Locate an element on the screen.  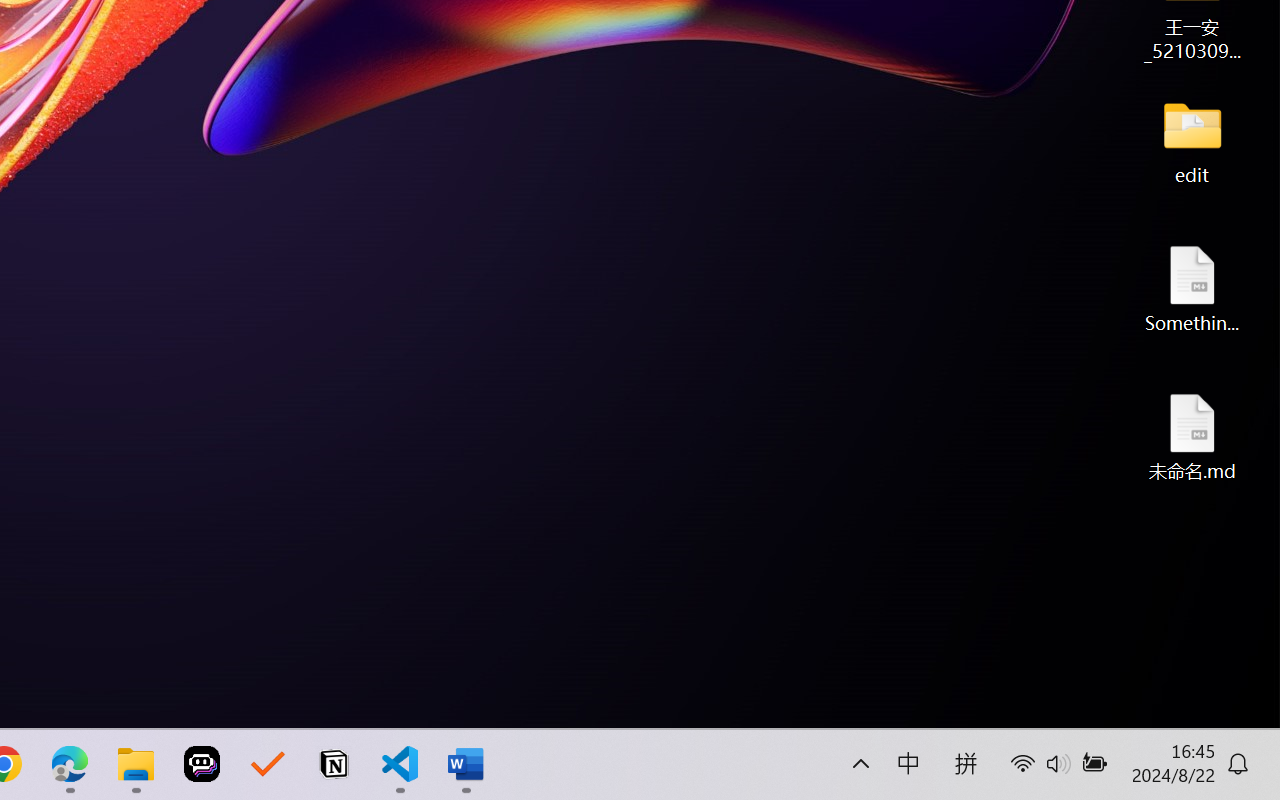
'edit' is located at coordinates (1192, 140).